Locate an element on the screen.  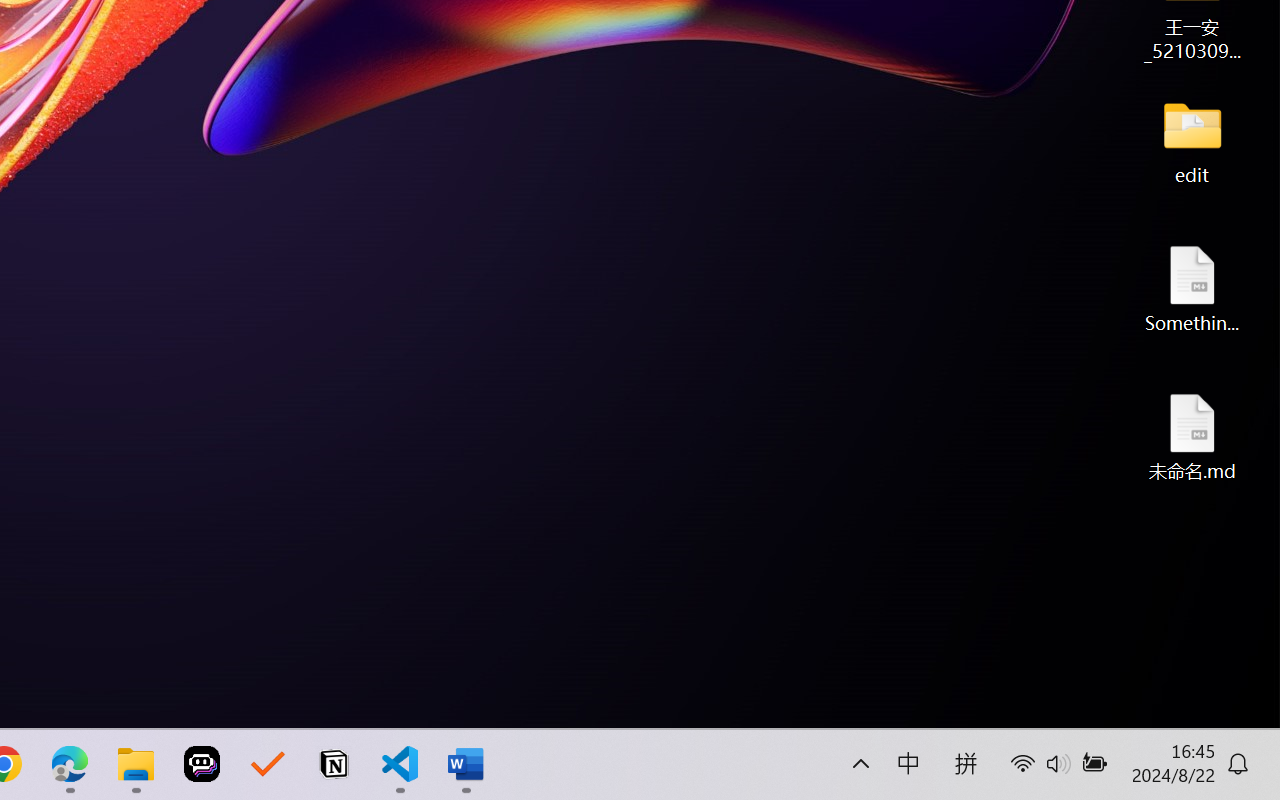
'edit' is located at coordinates (1192, 140).